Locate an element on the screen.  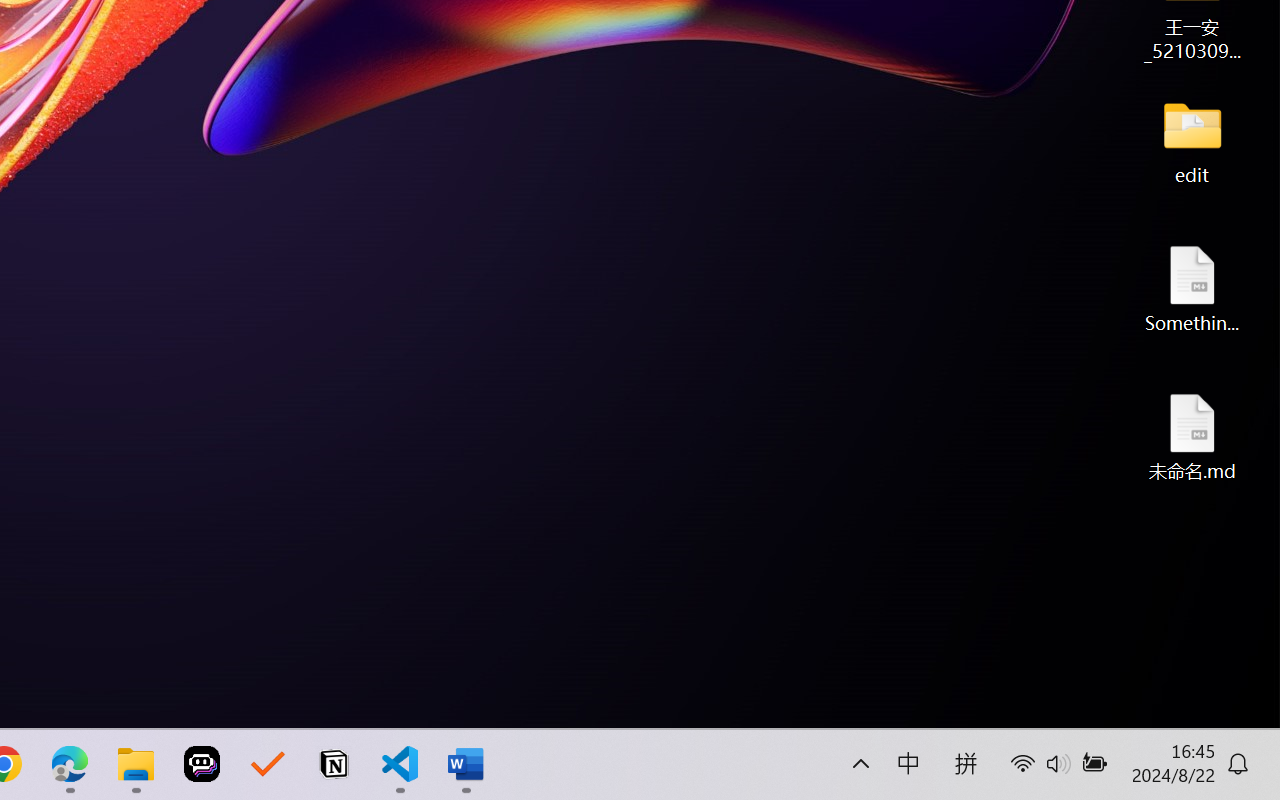
'edit' is located at coordinates (1192, 140).